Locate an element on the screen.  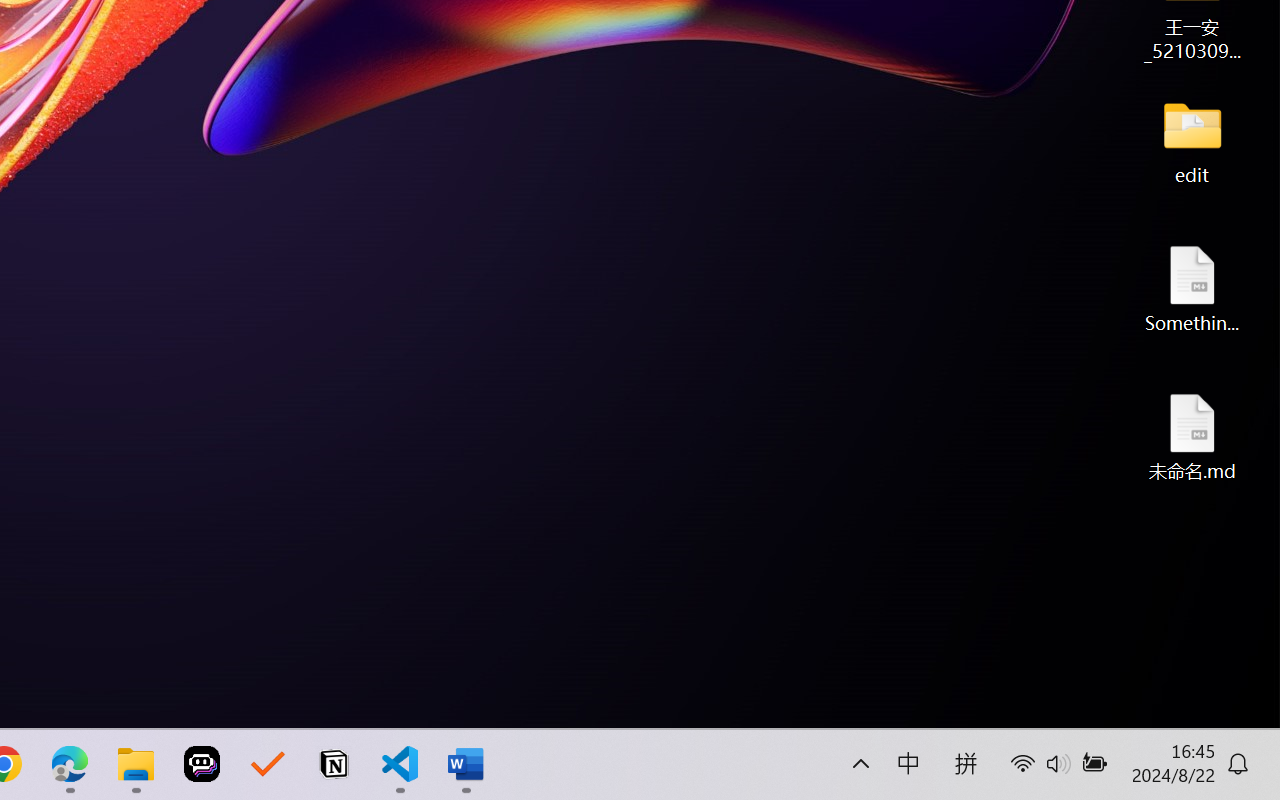
'edit' is located at coordinates (1192, 140).